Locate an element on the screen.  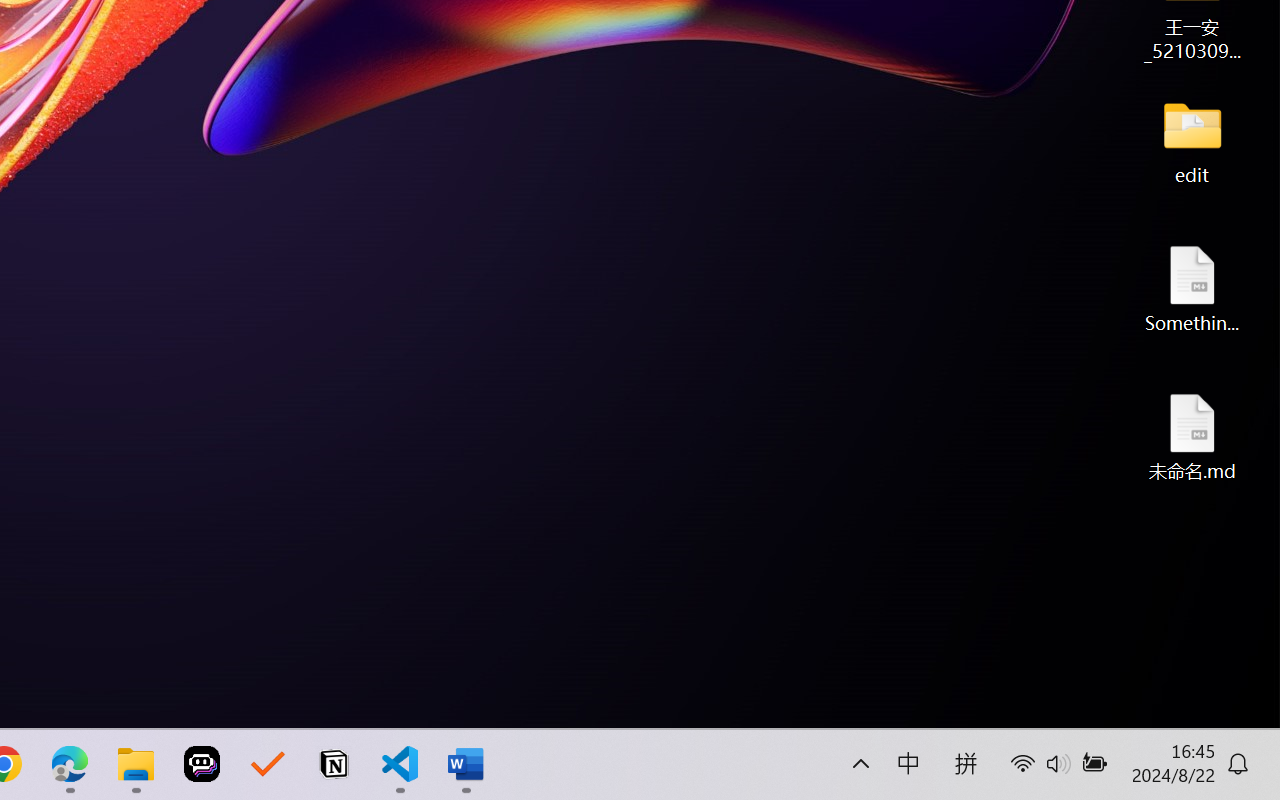
'edit' is located at coordinates (1192, 140).